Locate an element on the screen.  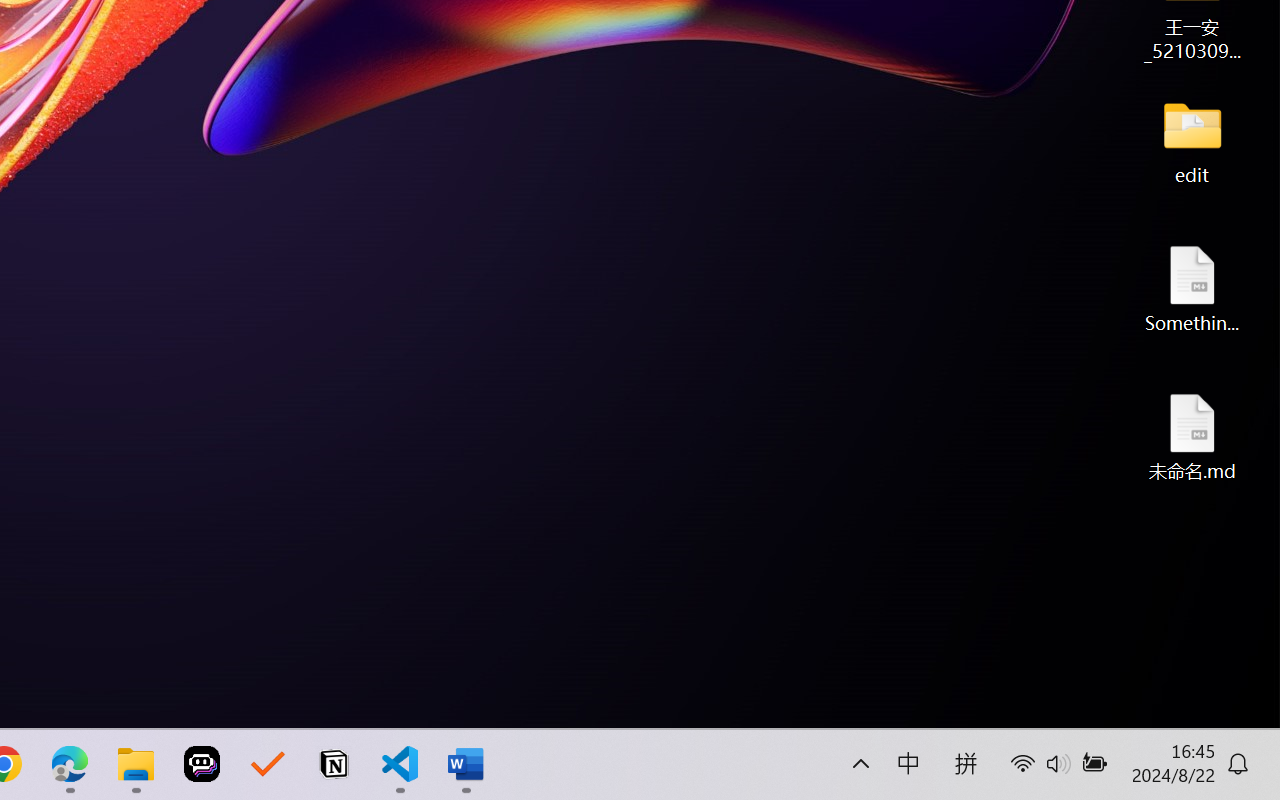
'edit' is located at coordinates (1192, 140).